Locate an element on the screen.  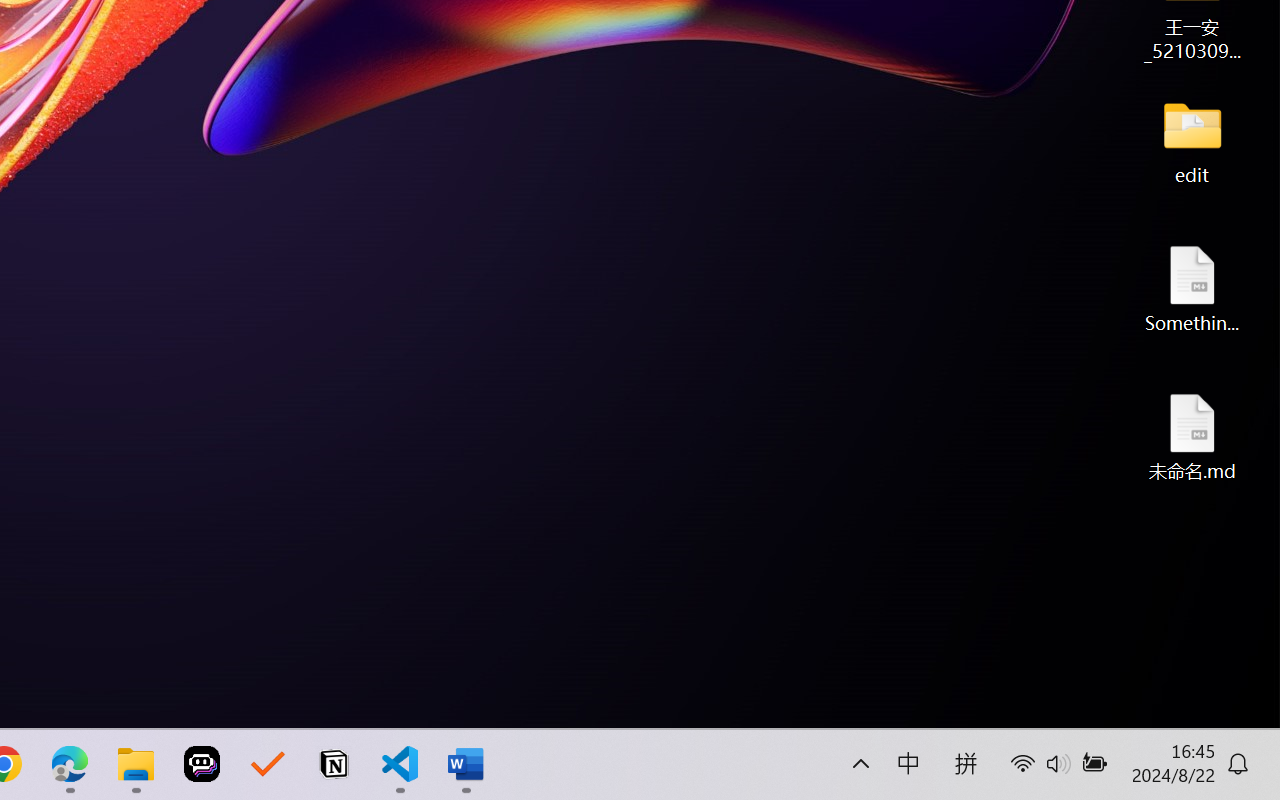
'edit' is located at coordinates (1192, 140).